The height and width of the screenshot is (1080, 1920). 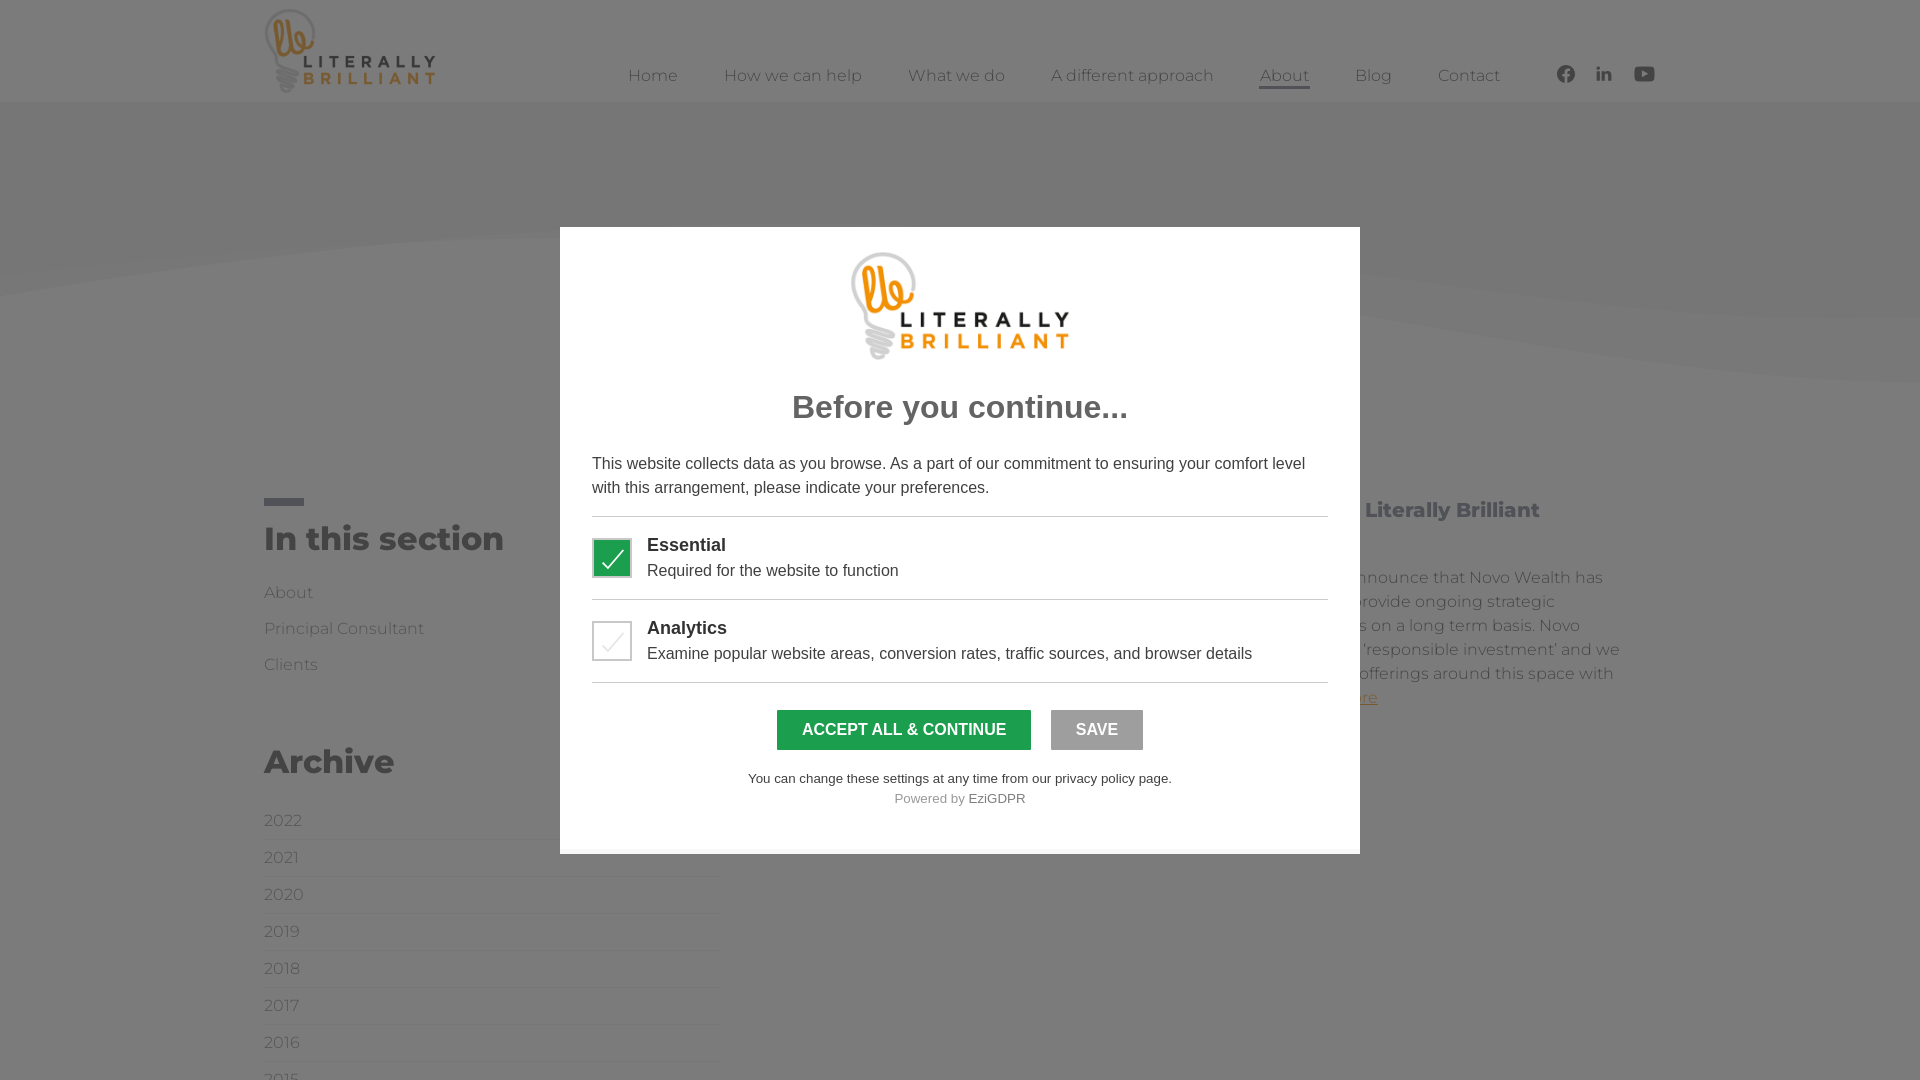 I want to click on '2021', so click(x=280, y=856).